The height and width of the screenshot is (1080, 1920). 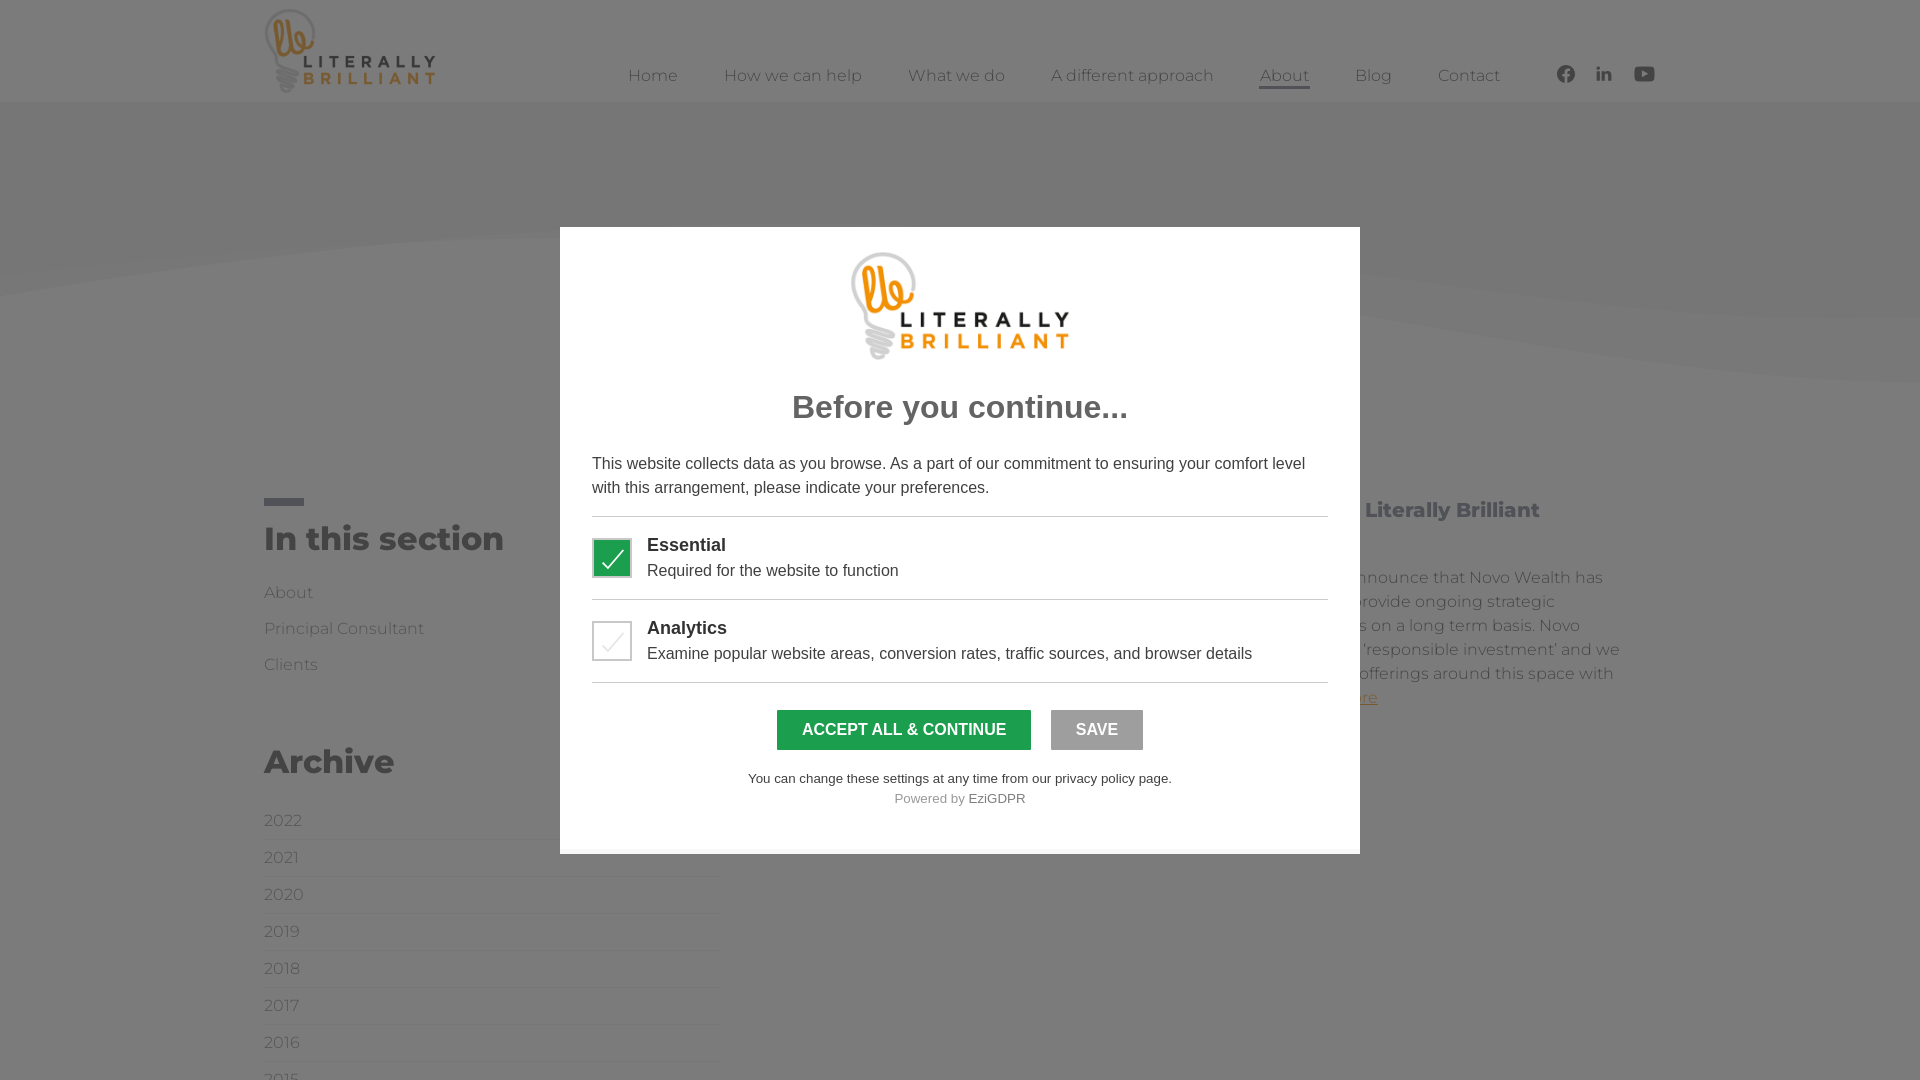 I want to click on '2021', so click(x=280, y=856).